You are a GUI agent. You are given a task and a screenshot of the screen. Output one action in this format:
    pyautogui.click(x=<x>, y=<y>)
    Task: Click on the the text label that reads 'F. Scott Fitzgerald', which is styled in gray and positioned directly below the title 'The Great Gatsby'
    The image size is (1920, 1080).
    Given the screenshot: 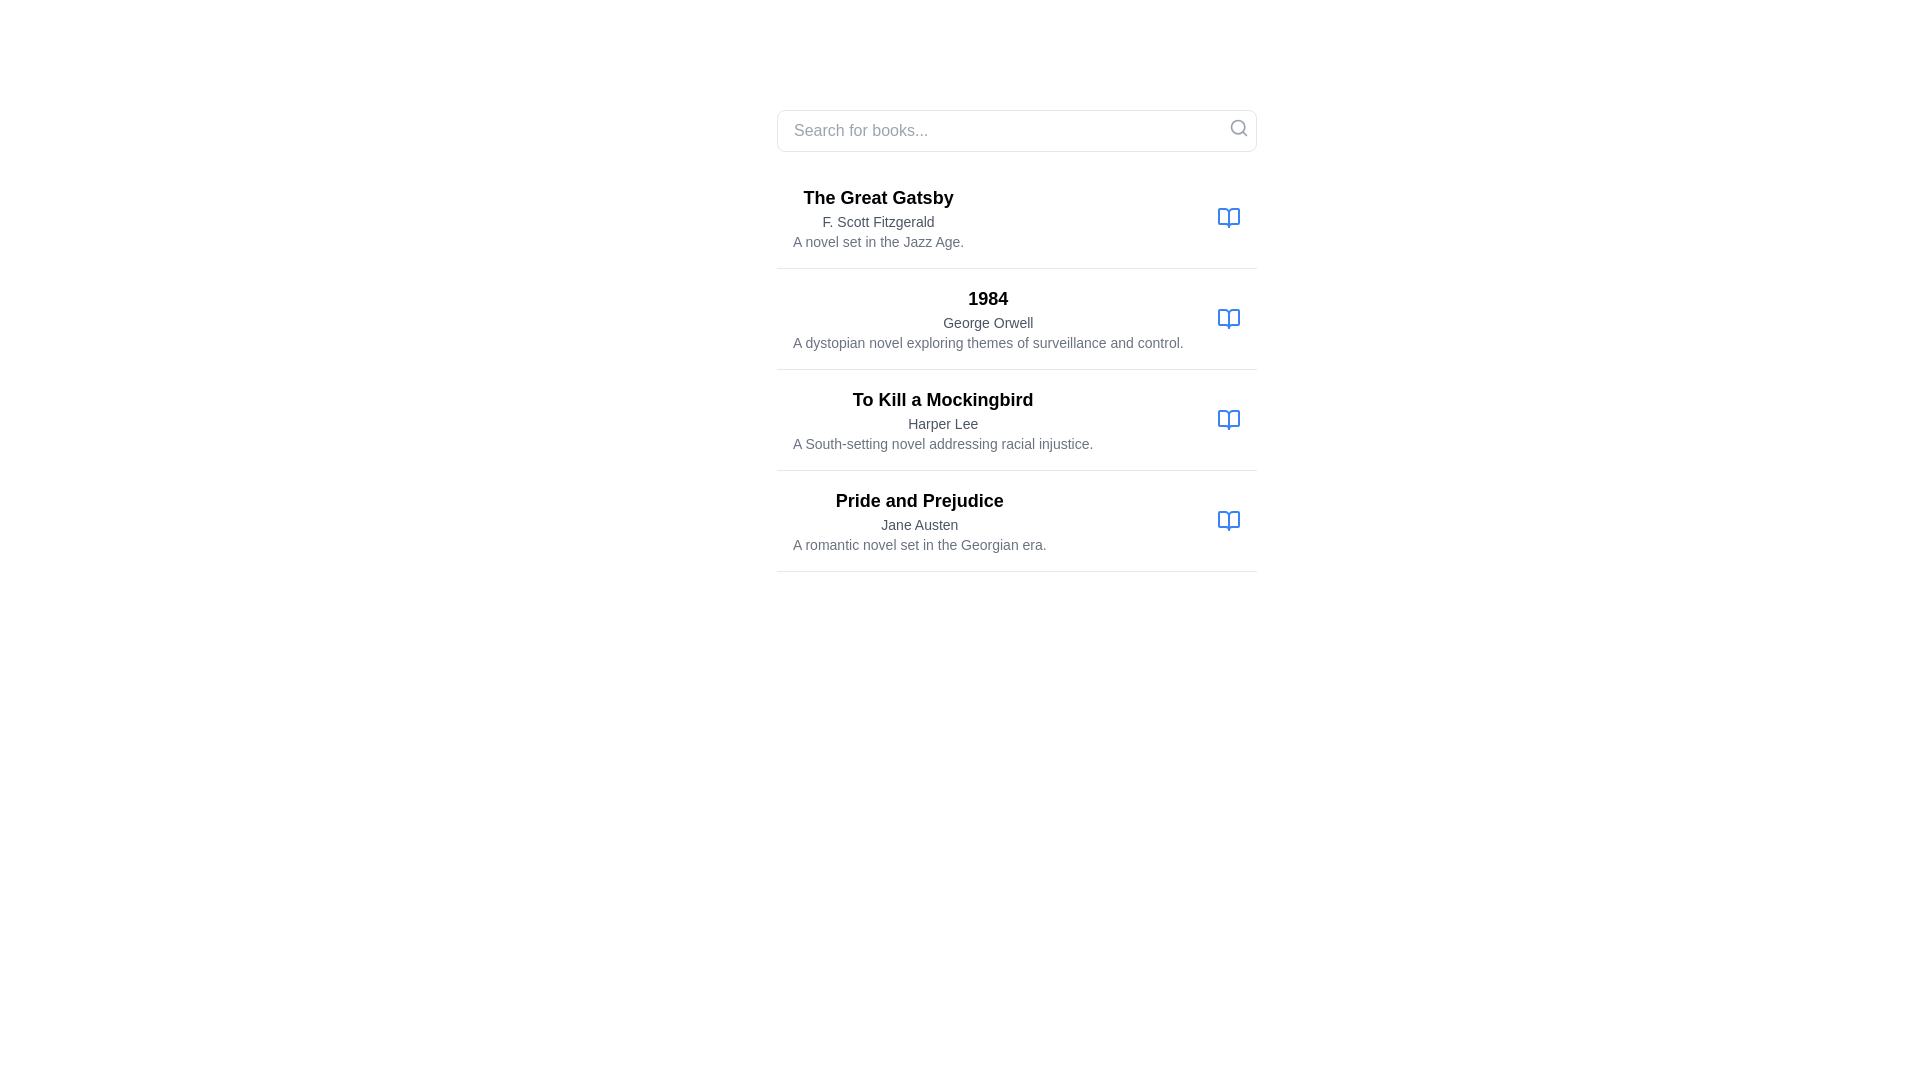 What is the action you would take?
    pyautogui.click(x=878, y=222)
    